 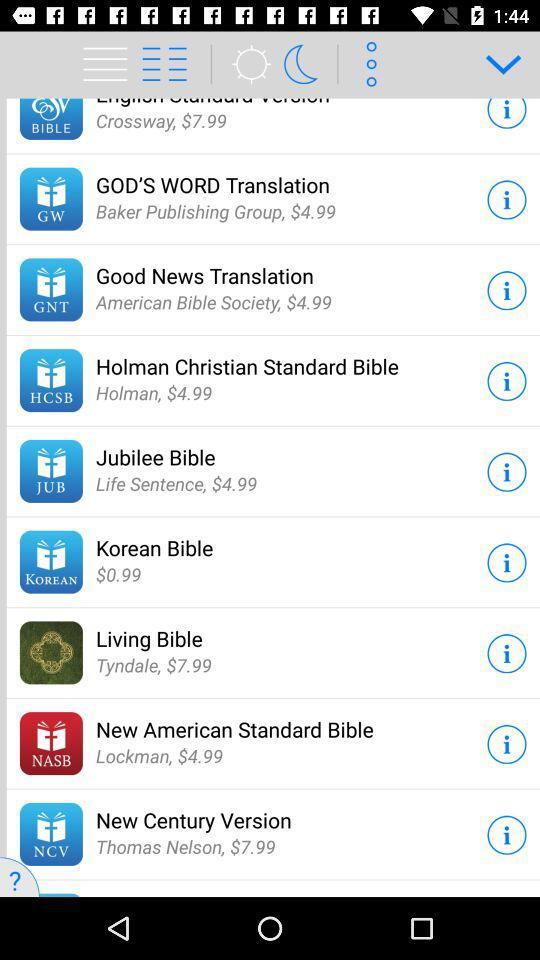 What do you see at coordinates (495, 64) in the screenshot?
I see `the expand_more icon` at bounding box center [495, 64].